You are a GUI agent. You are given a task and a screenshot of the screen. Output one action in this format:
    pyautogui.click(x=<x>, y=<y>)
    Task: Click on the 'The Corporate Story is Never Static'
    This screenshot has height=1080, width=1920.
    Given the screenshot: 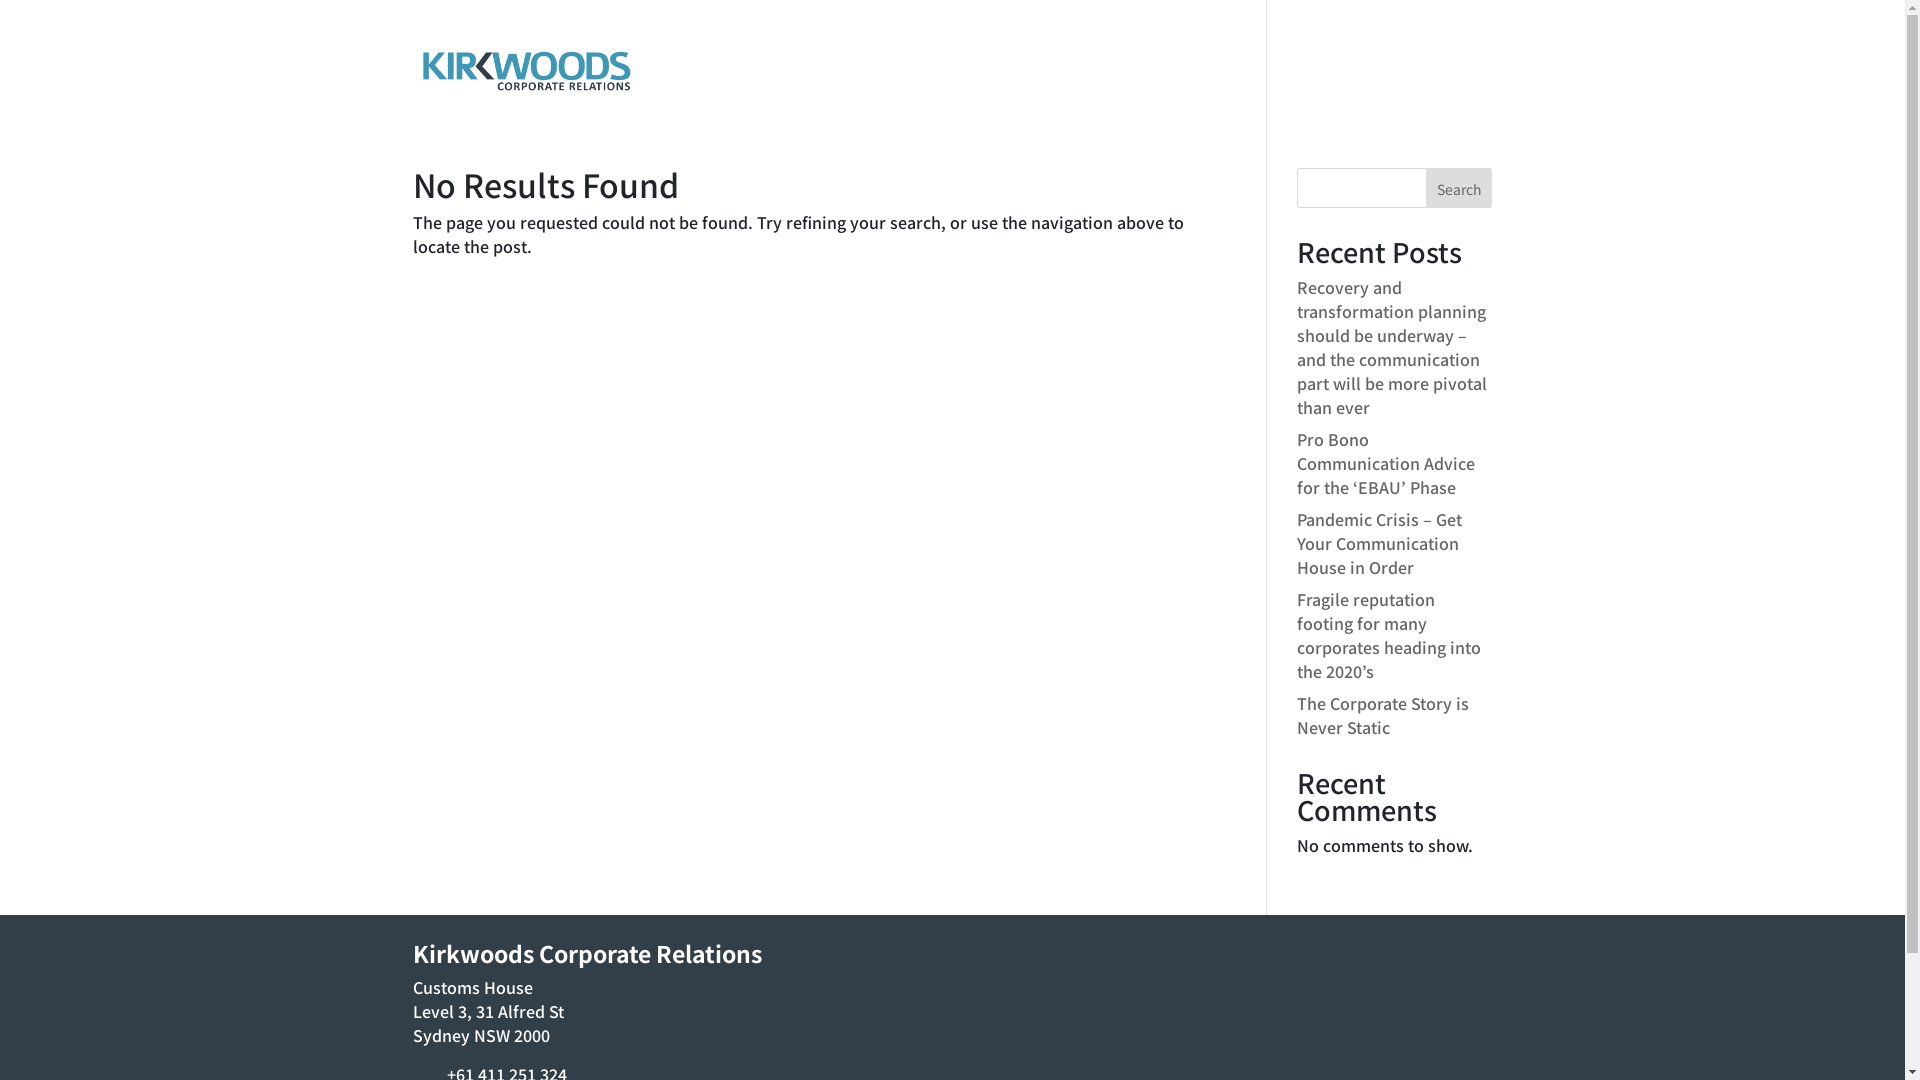 What is the action you would take?
    pyautogui.click(x=1296, y=713)
    